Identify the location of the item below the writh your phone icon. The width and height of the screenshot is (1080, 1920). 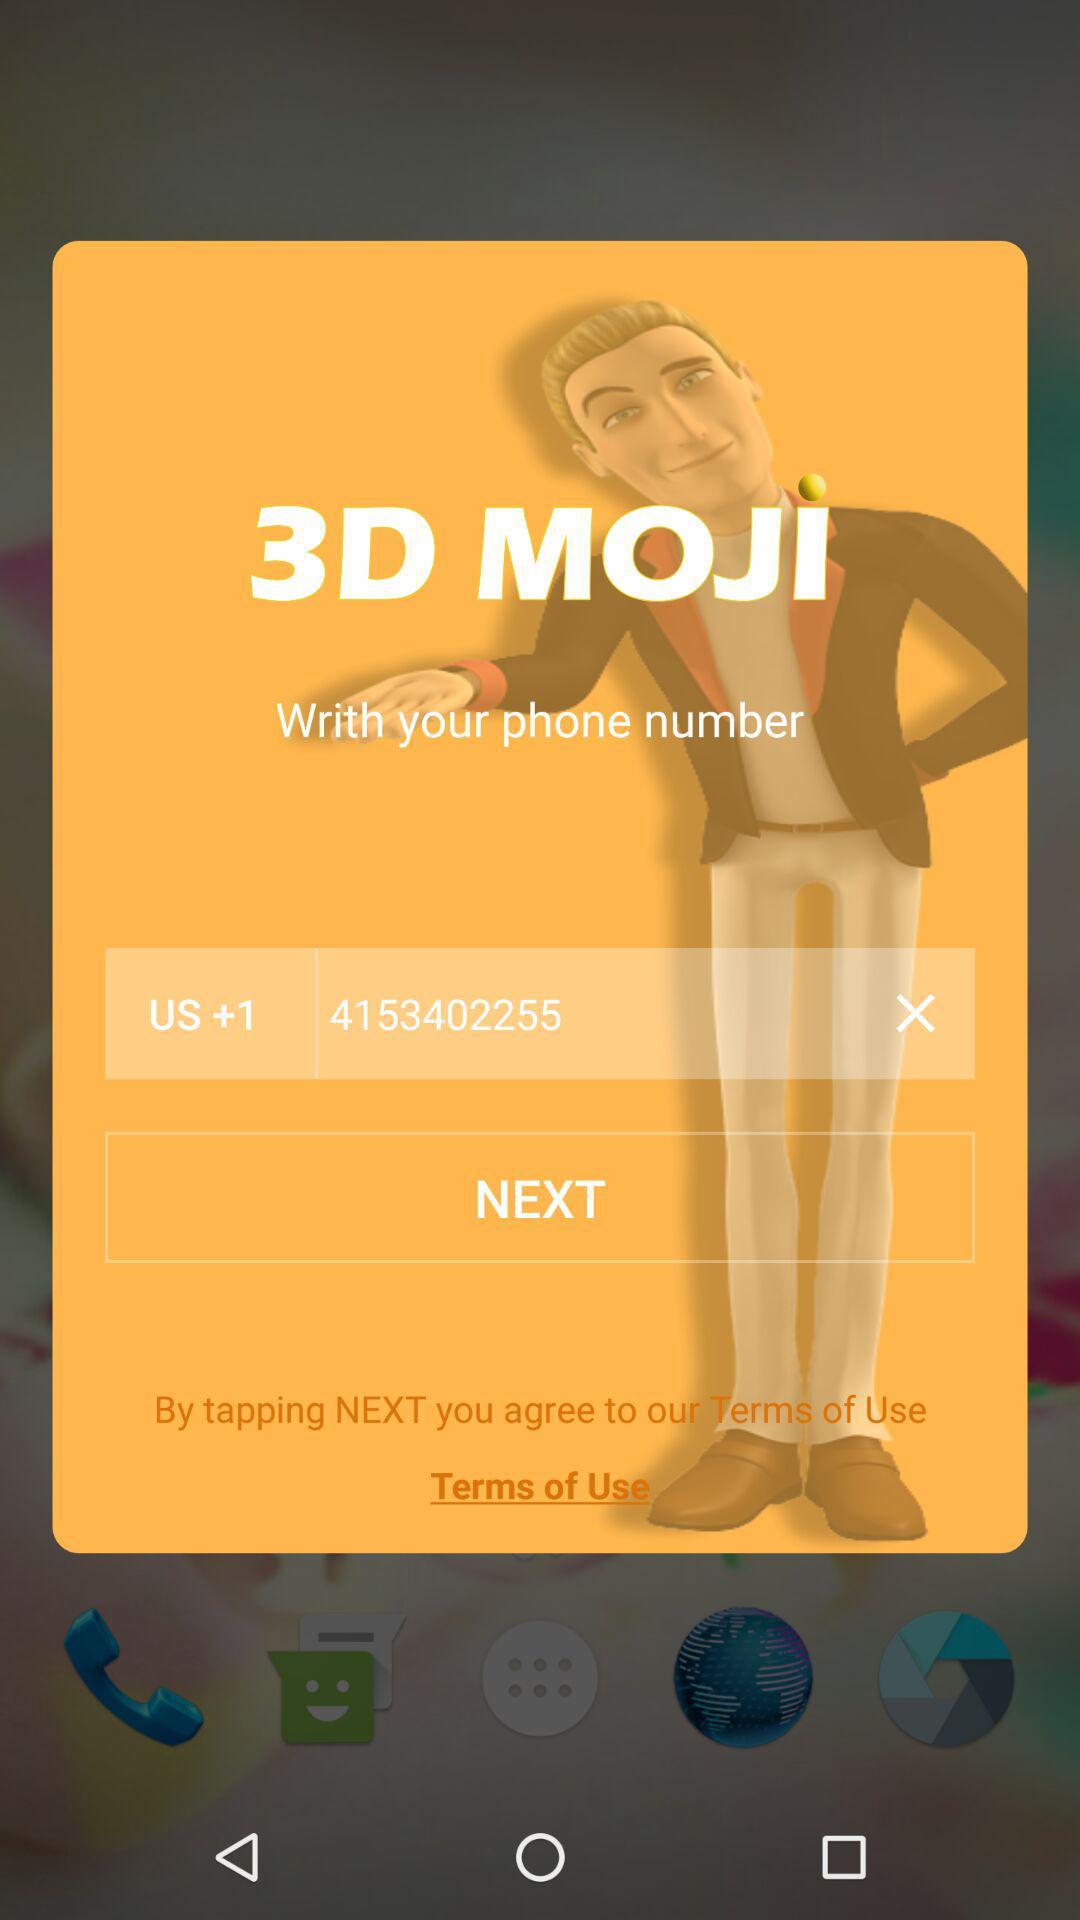
(204, 1013).